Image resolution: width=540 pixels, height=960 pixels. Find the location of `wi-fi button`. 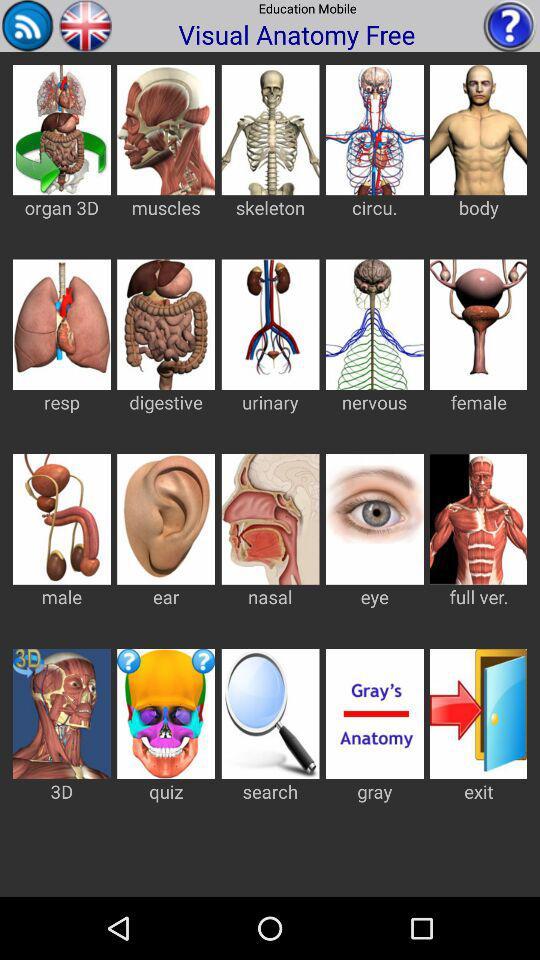

wi-fi button is located at coordinates (27, 24).